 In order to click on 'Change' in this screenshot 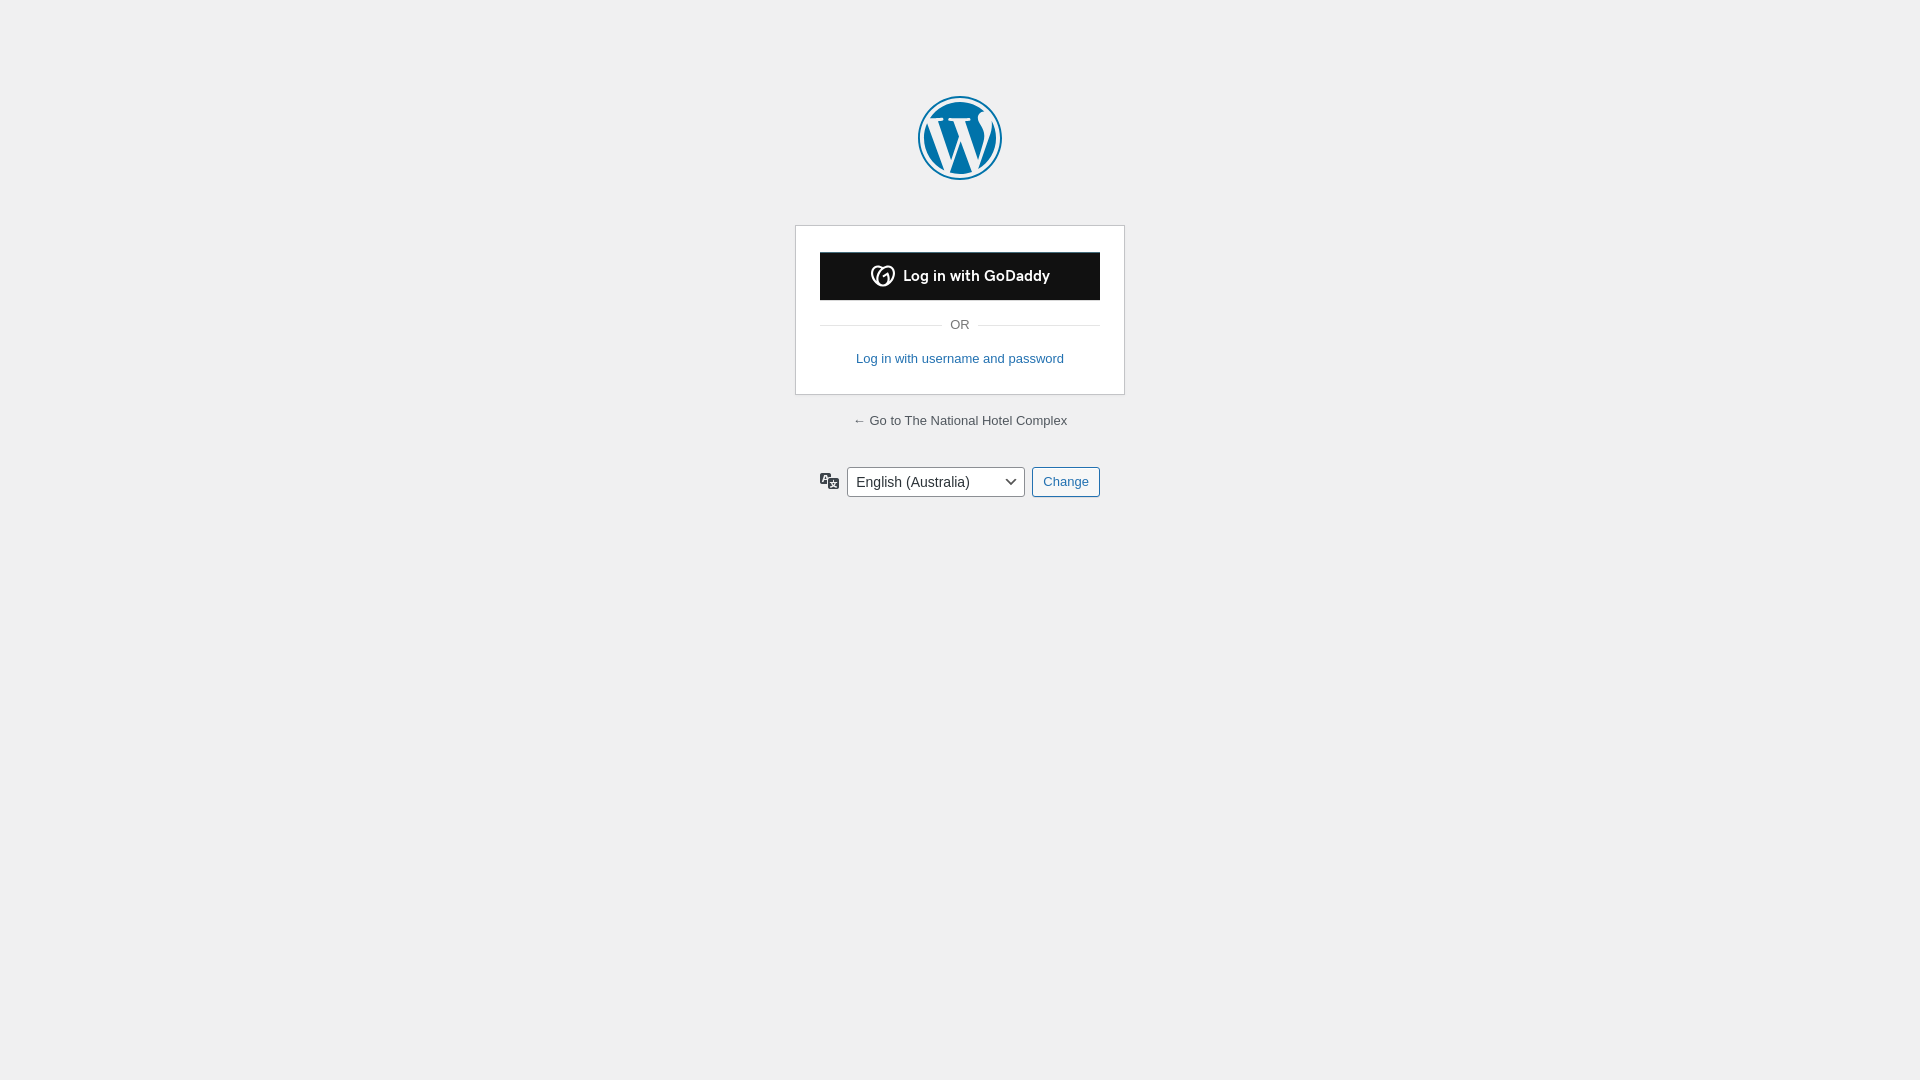, I will do `click(1064, 482)`.